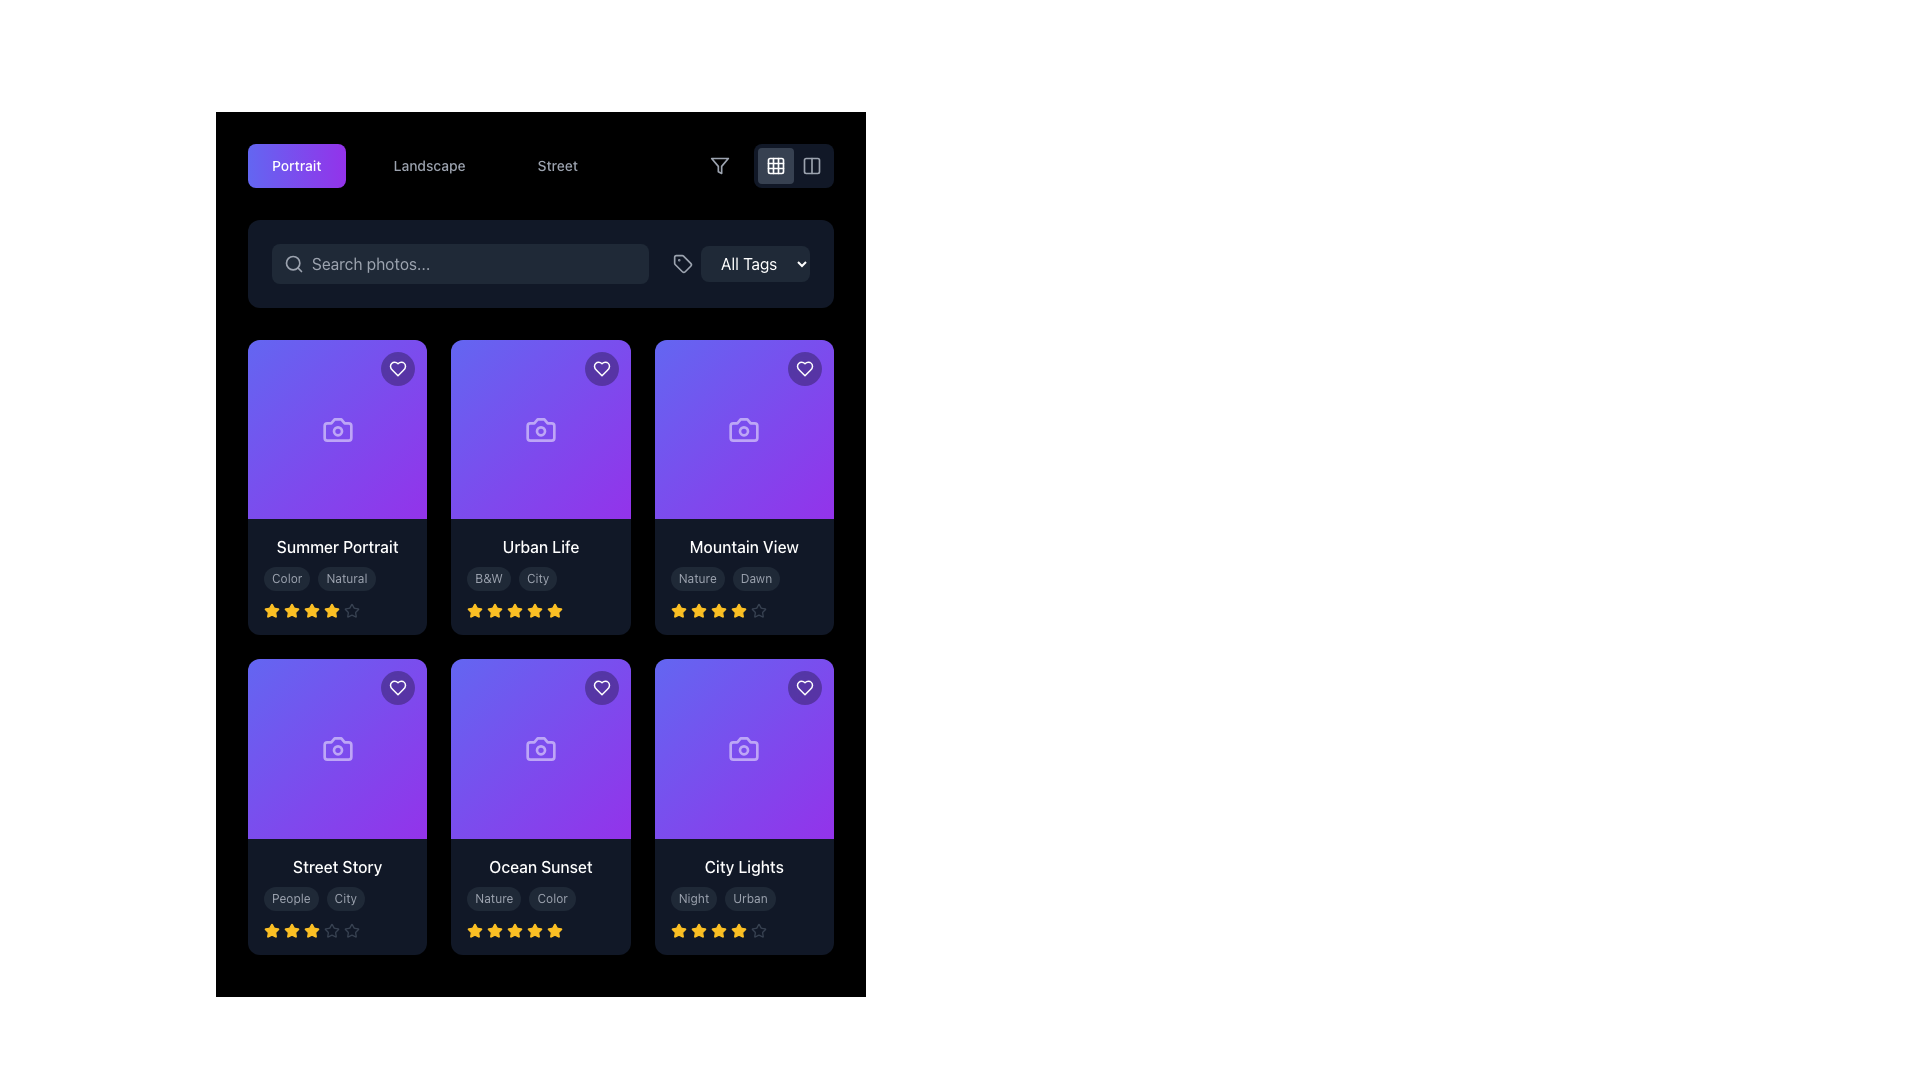 This screenshot has width=1920, height=1080. What do you see at coordinates (515, 930) in the screenshot?
I see `the fourth star in the five-star rating system below the 'Ocean Sunset' card to rate the item at this level` at bounding box center [515, 930].